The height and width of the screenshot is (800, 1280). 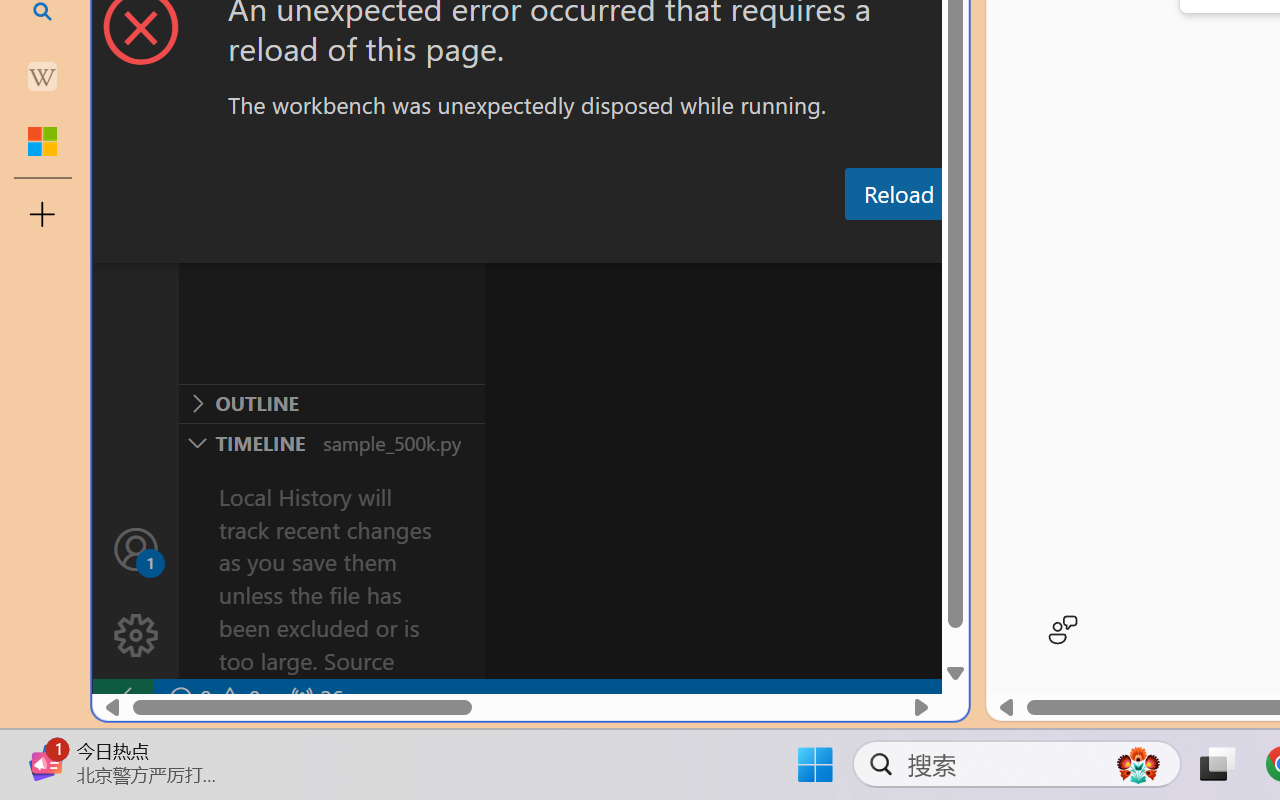 I want to click on 'remote', so click(x=121, y=698).